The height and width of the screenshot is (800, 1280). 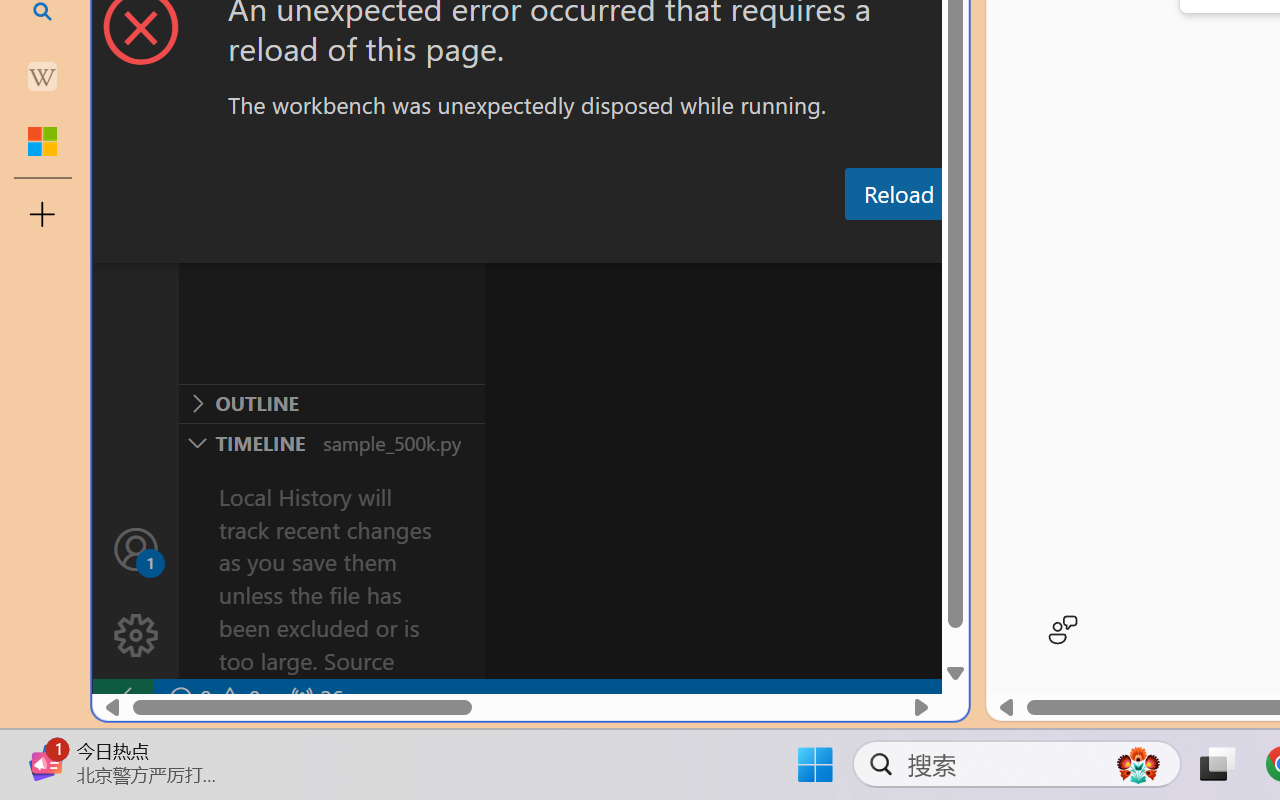 I want to click on 'remote', so click(x=121, y=698).